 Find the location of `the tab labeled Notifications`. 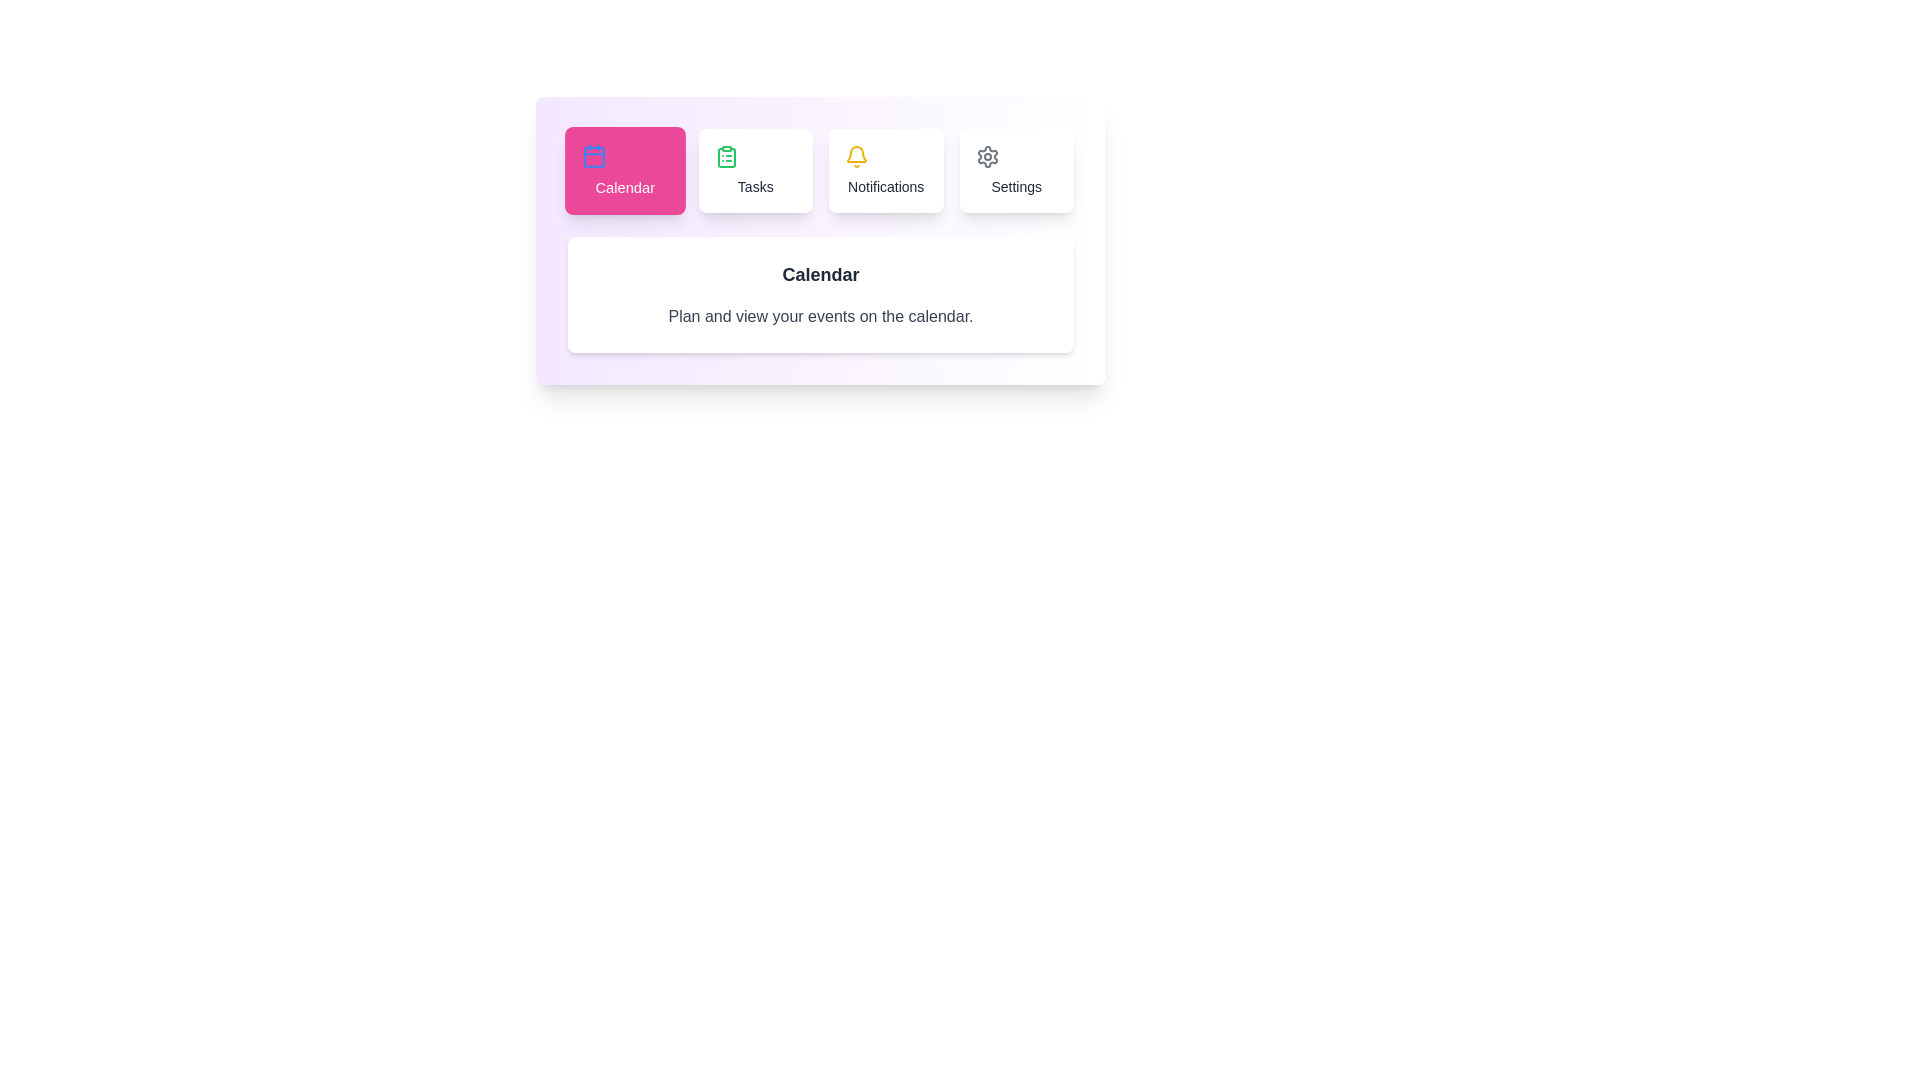

the tab labeled Notifications is located at coordinates (885, 169).